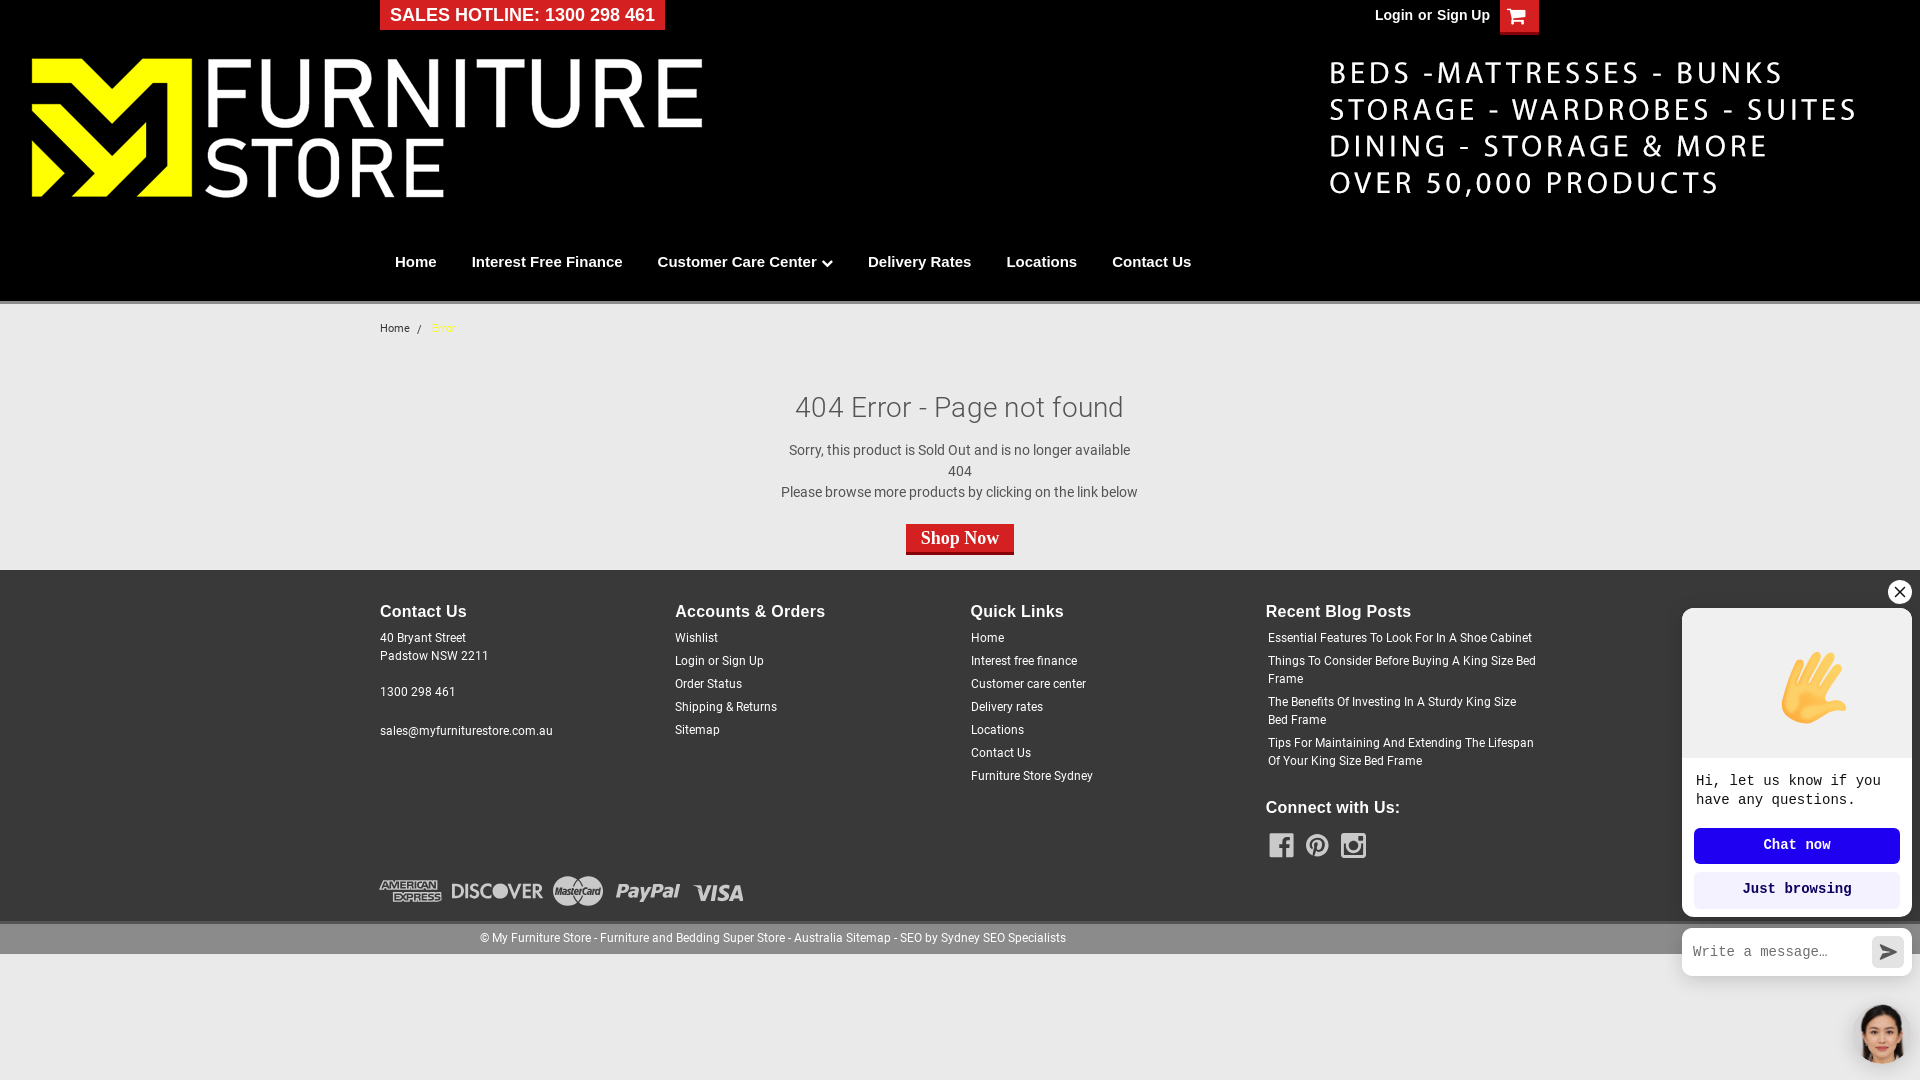 This screenshot has height=1080, width=1920. Describe the element at coordinates (1058, 261) in the screenshot. I see `'Locations'` at that location.